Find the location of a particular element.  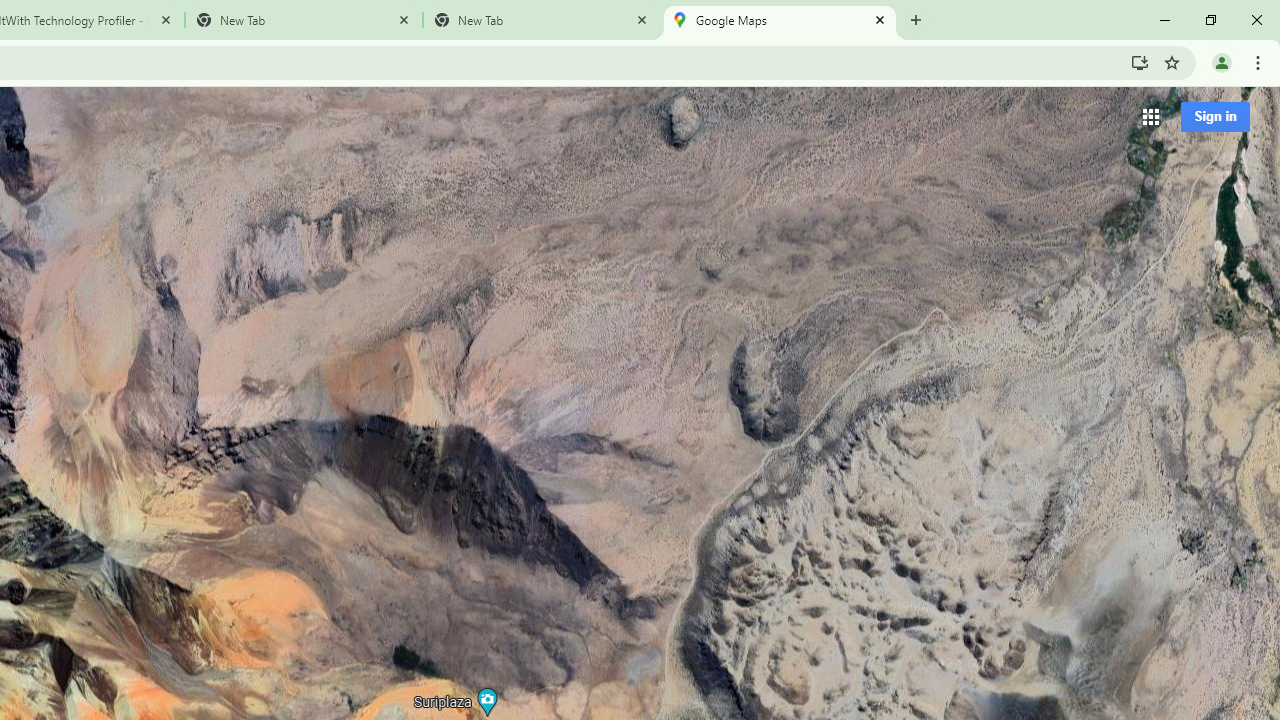

'Install Google Maps' is located at coordinates (1139, 61).